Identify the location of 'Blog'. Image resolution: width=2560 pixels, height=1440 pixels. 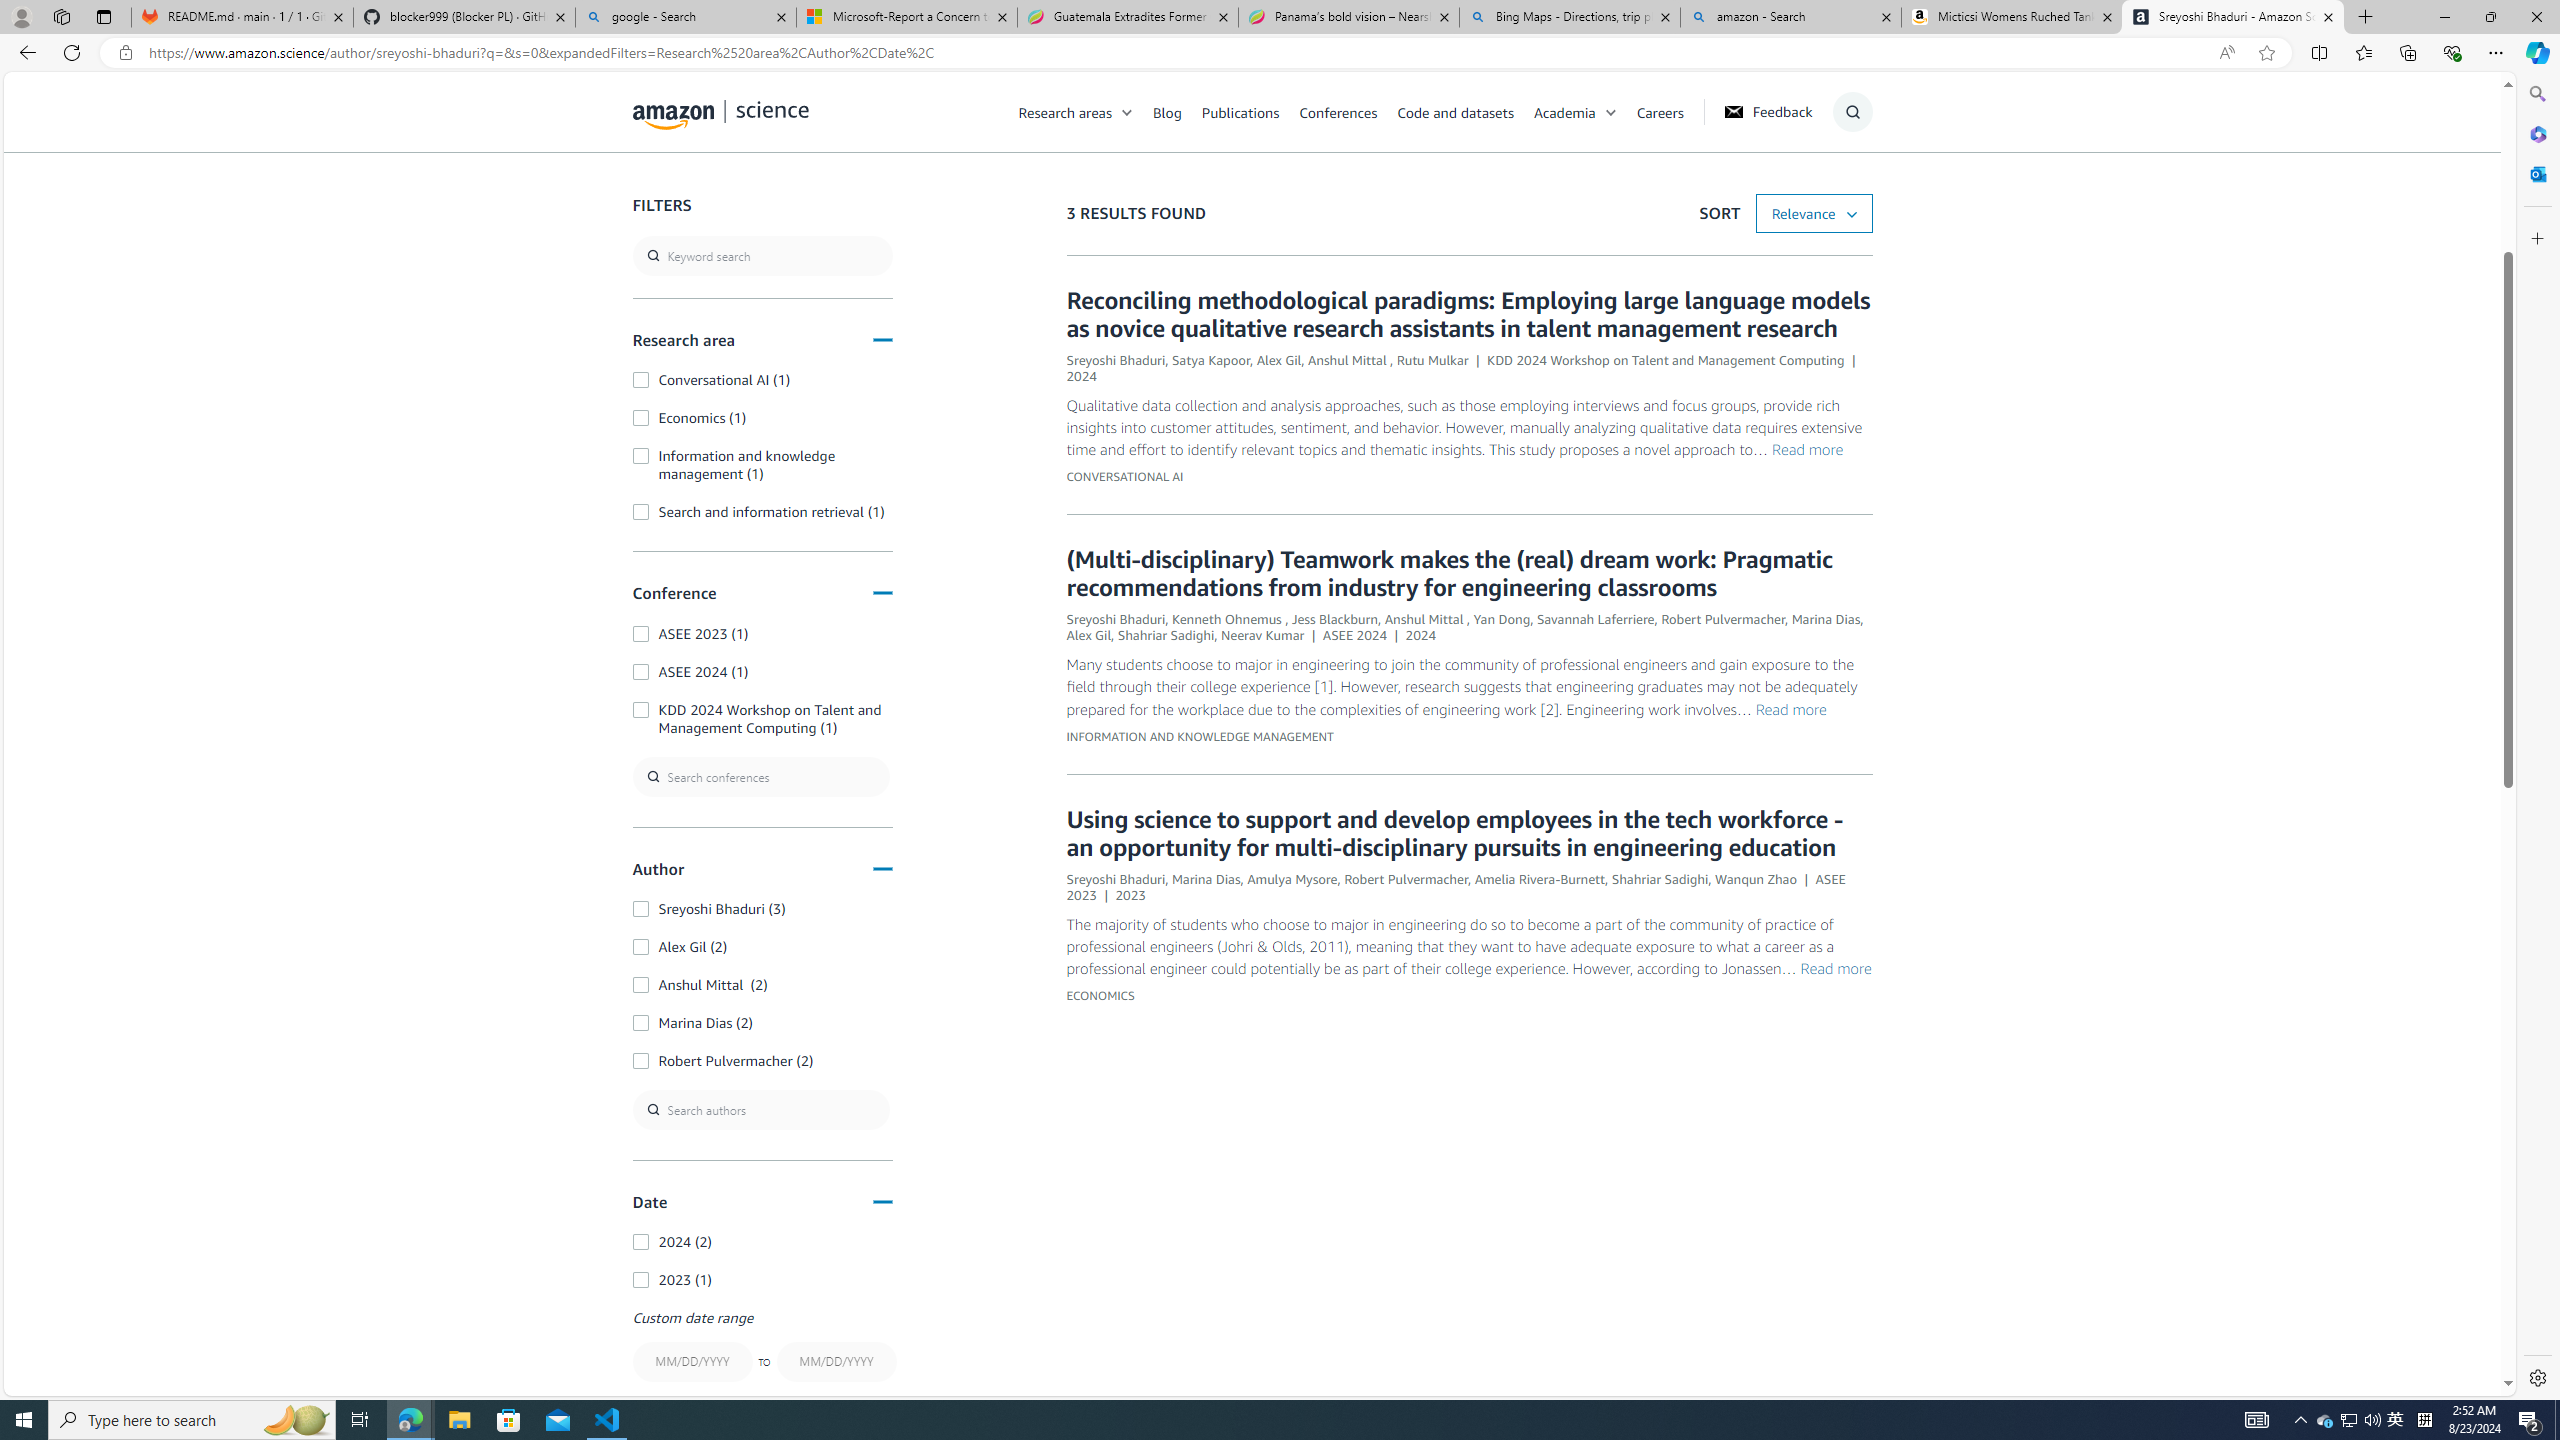
(1166, 111).